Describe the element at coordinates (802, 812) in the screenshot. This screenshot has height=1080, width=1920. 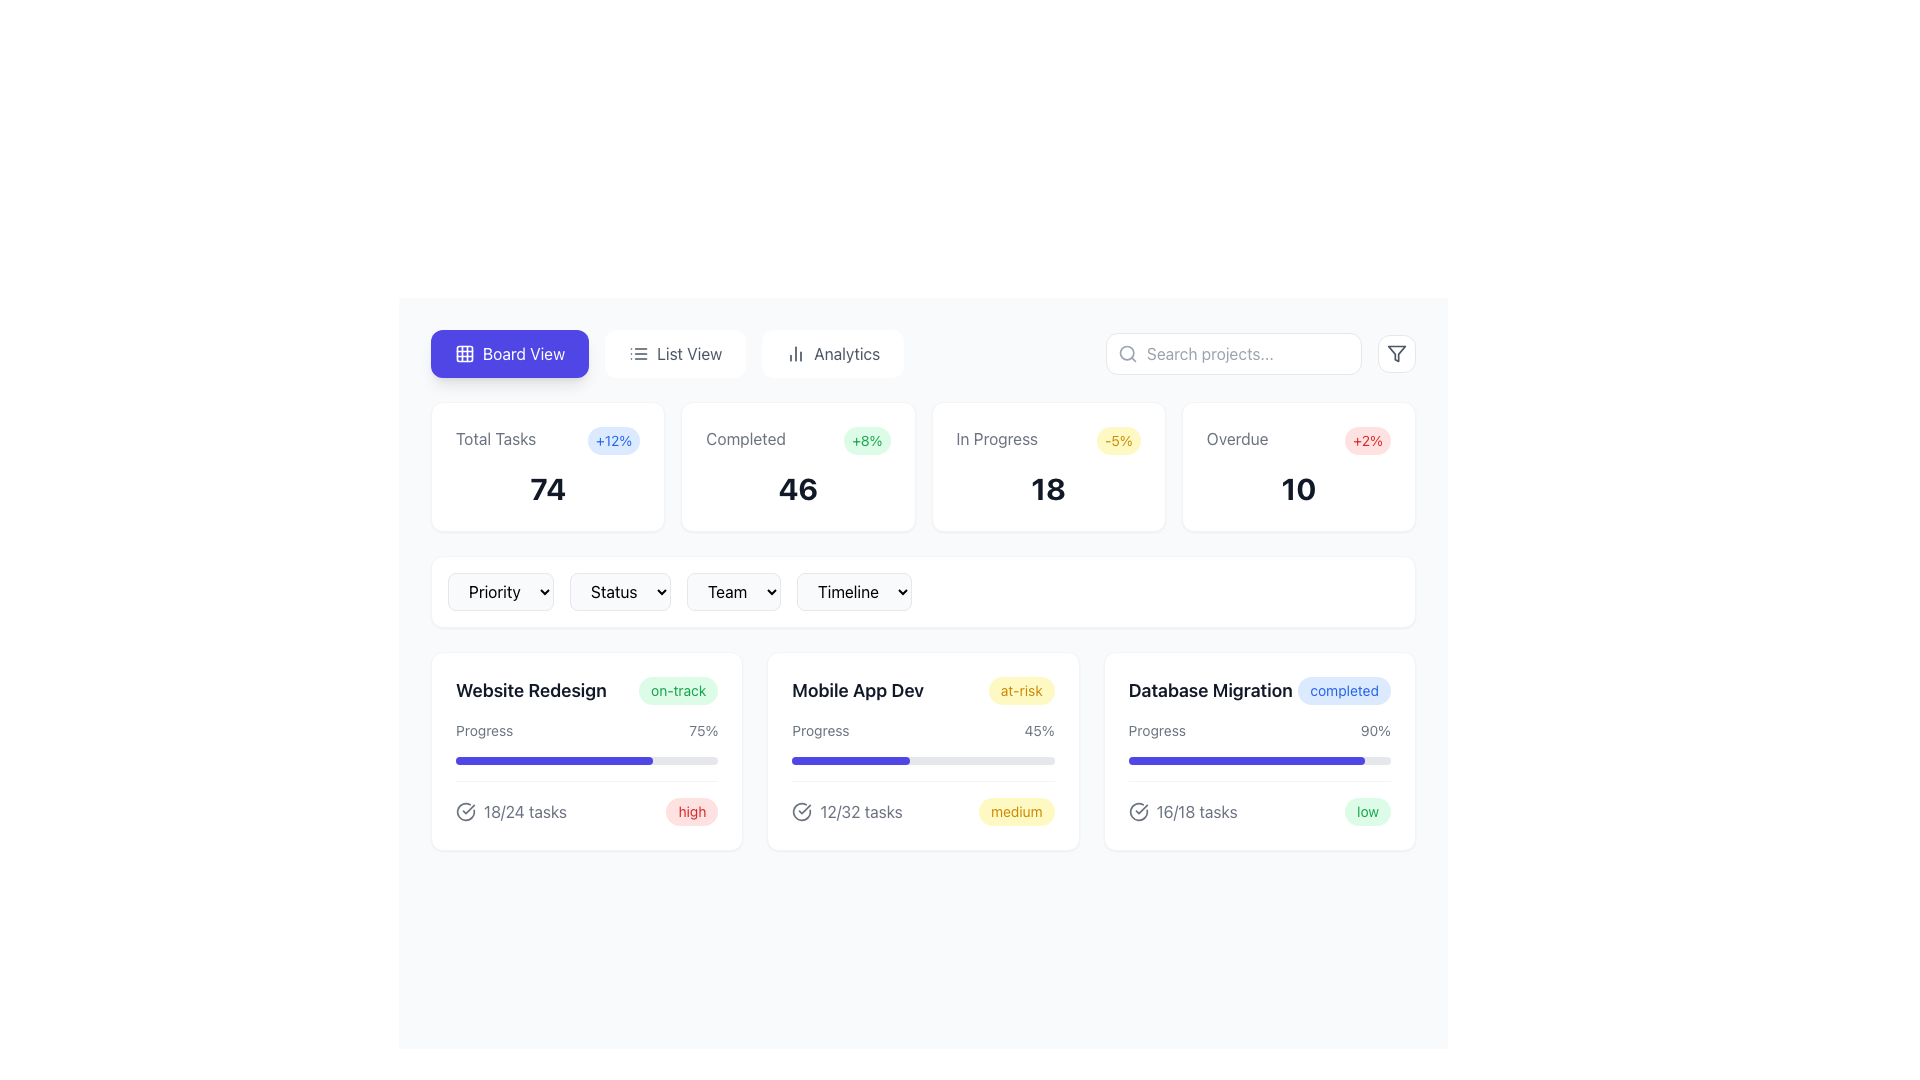
I see `the icon that indicates task completion or checklist status, which is positioned to the left of the '12/32 tasks' text in the 'Mobile App Dev' card` at that location.